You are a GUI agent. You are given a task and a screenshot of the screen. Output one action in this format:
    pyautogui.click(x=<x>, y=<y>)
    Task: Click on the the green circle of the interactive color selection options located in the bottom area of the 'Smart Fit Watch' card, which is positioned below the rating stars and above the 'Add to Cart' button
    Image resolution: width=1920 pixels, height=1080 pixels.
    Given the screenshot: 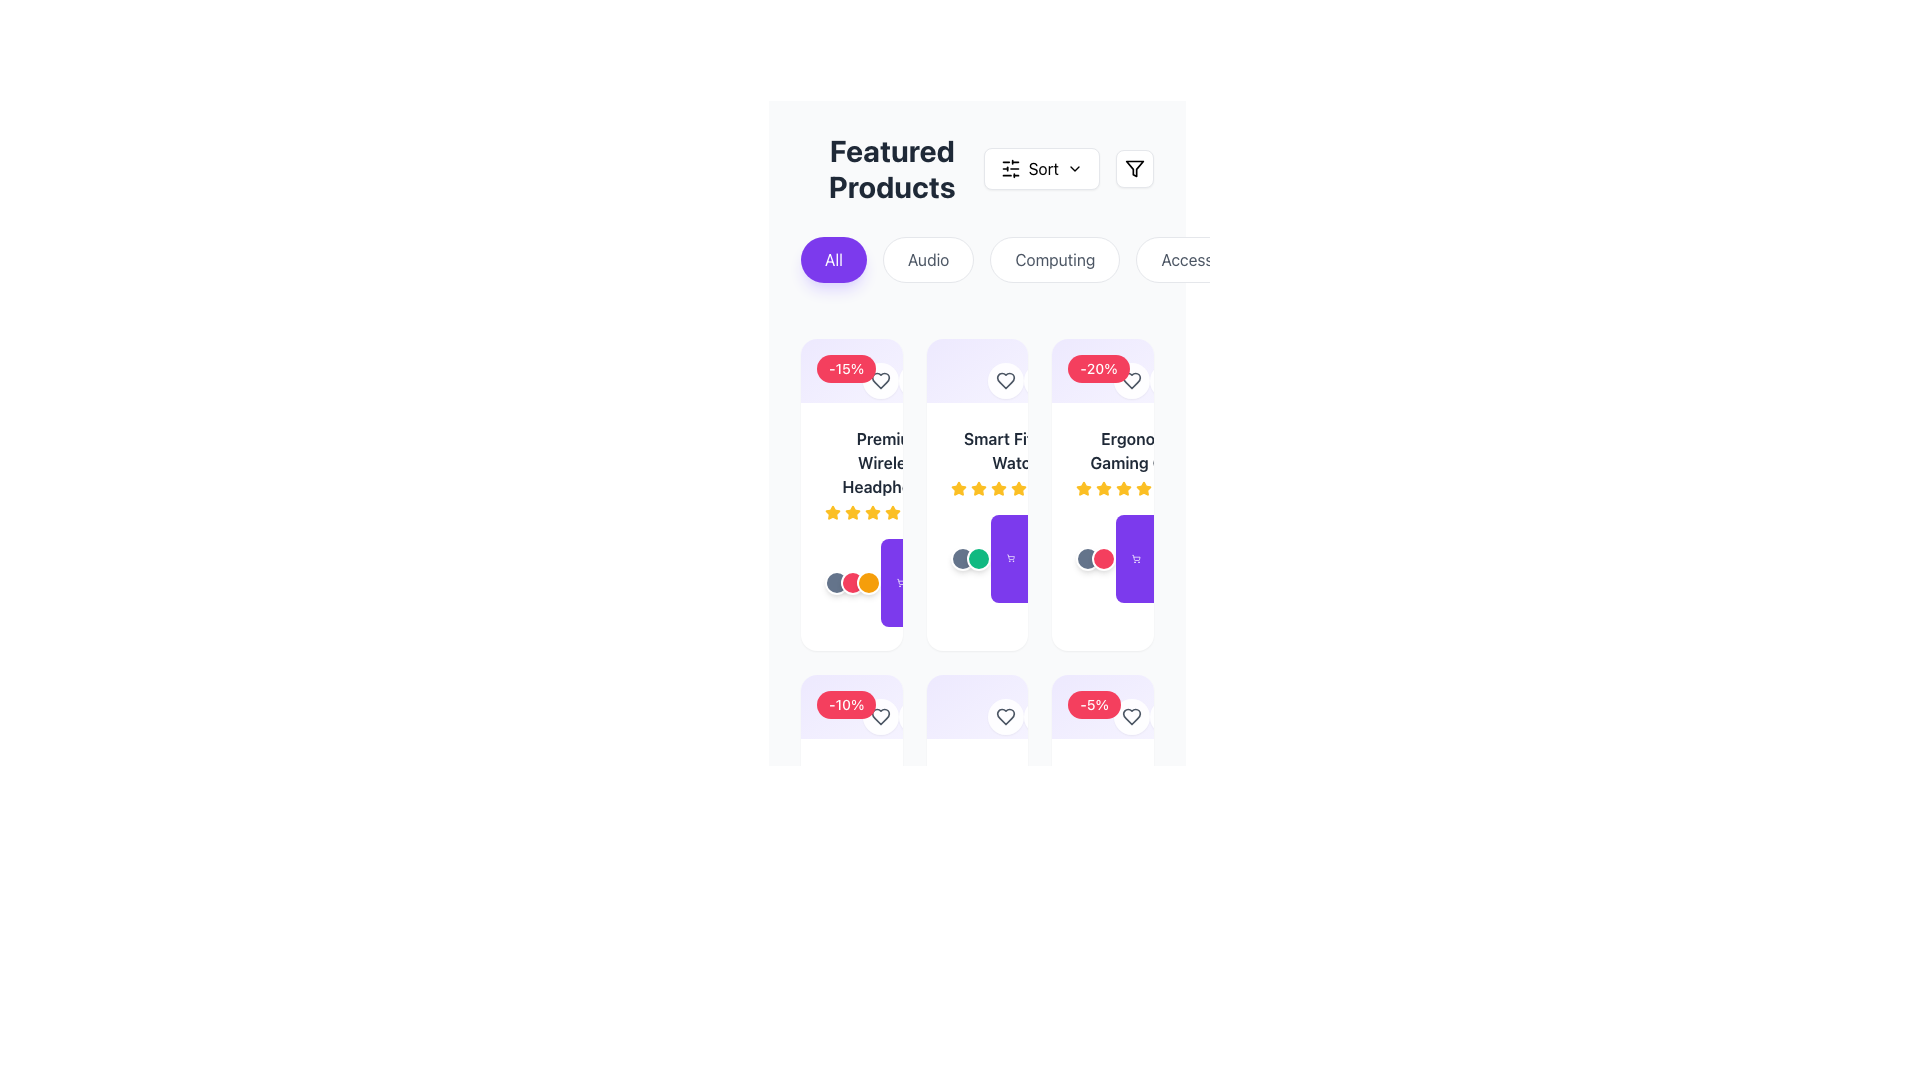 What is the action you would take?
    pyautogui.click(x=970, y=559)
    